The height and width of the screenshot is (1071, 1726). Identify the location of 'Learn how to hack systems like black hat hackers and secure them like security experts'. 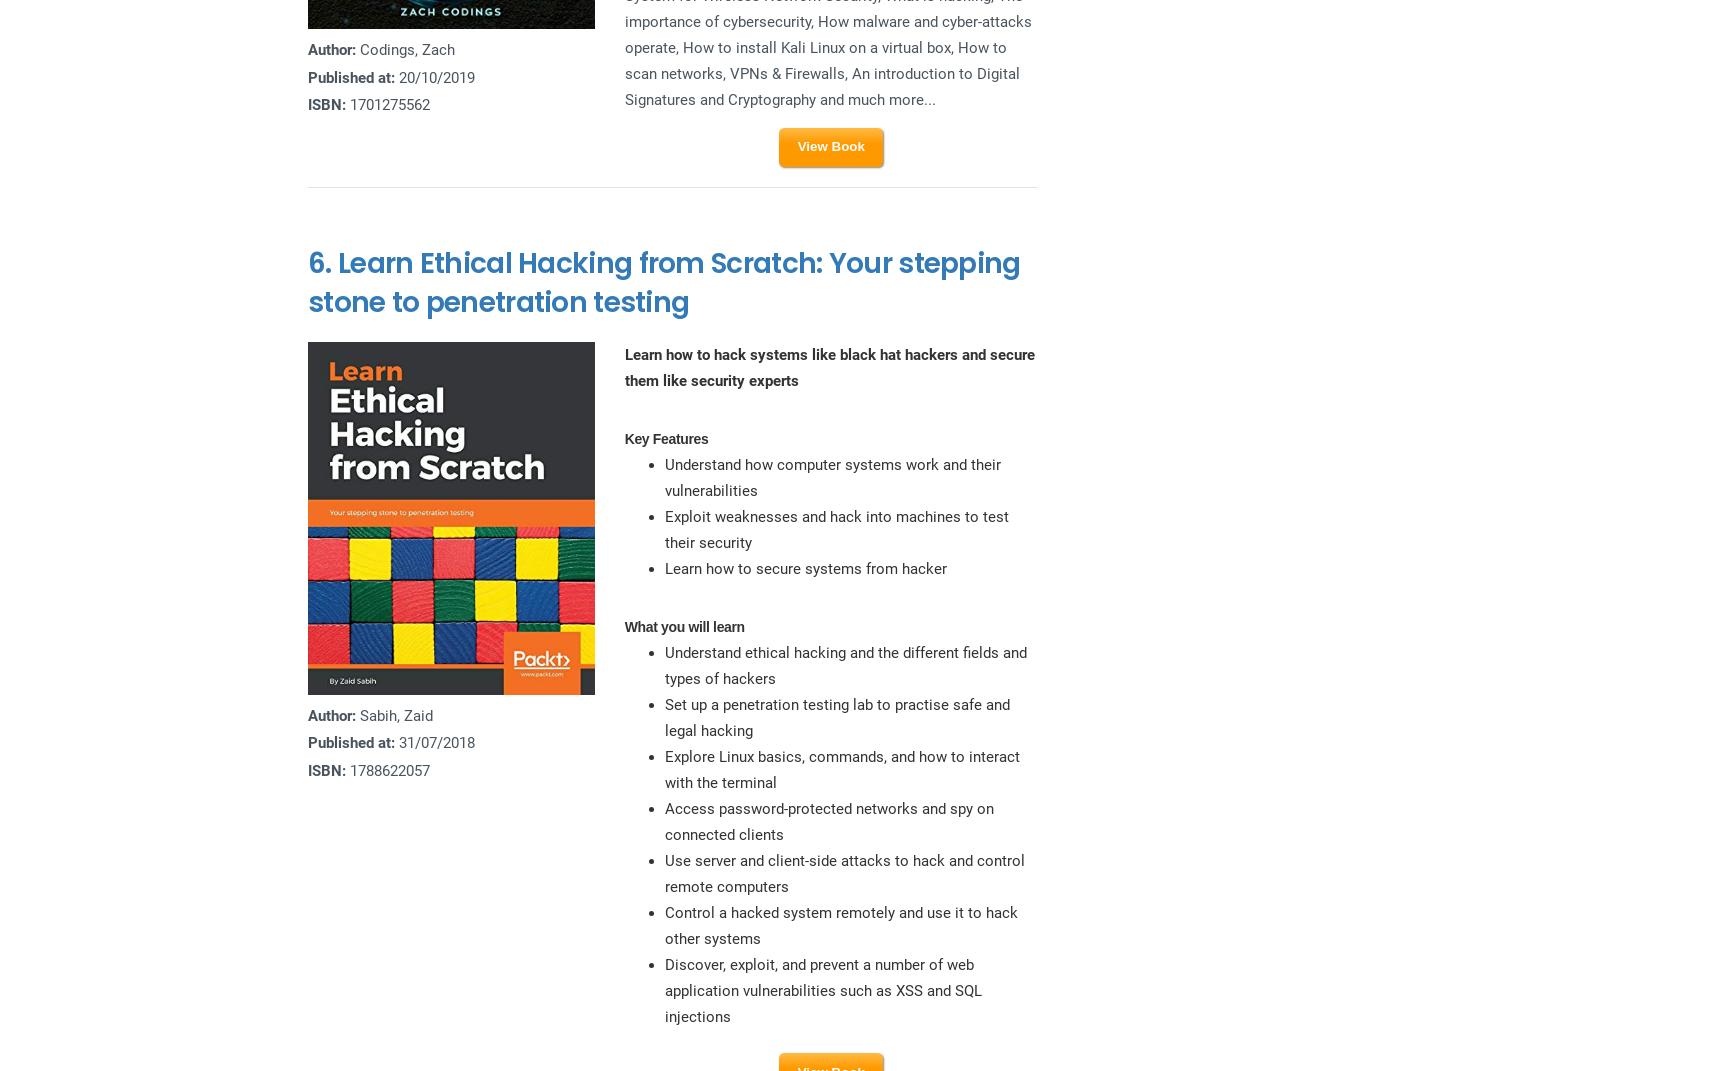
(827, 366).